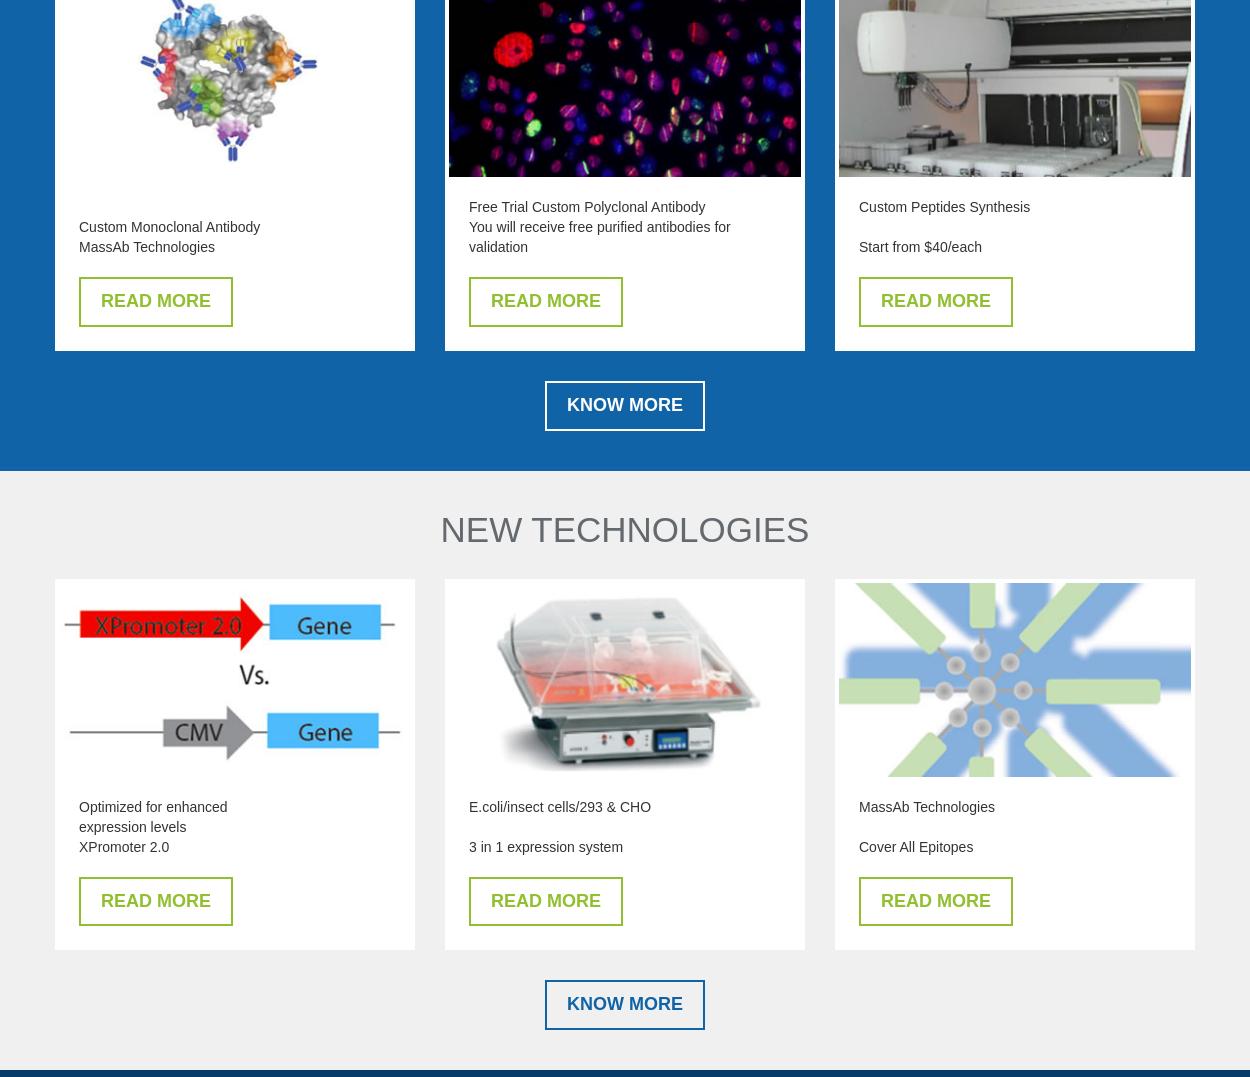 This screenshot has width=1250, height=1077. Describe the element at coordinates (546, 844) in the screenshot. I see `'3 in 1 expression system'` at that location.